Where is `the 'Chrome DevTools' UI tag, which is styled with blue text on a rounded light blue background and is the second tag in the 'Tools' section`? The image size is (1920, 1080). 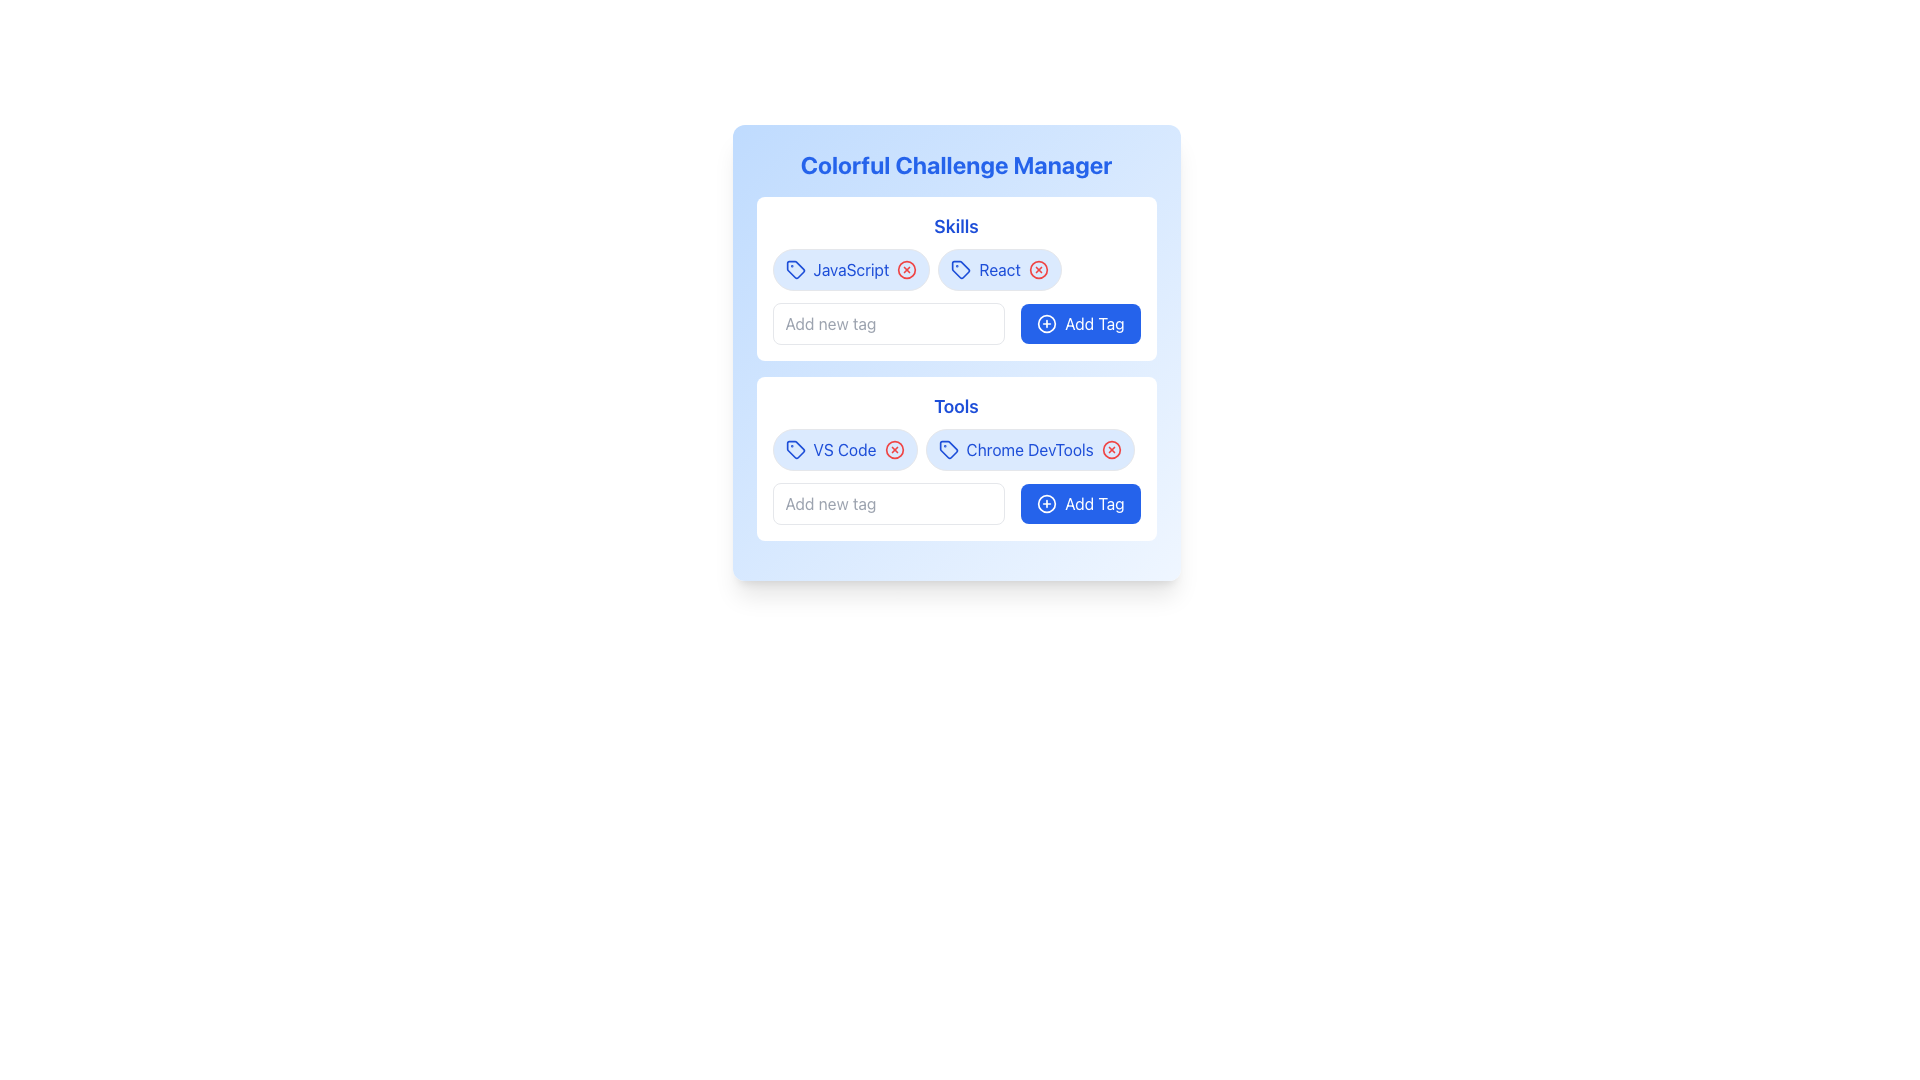
the 'Chrome DevTools' UI tag, which is styled with blue text on a rounded light blue background and is the second tag in the 'Tools' section is located at coordinates (1030, 450).